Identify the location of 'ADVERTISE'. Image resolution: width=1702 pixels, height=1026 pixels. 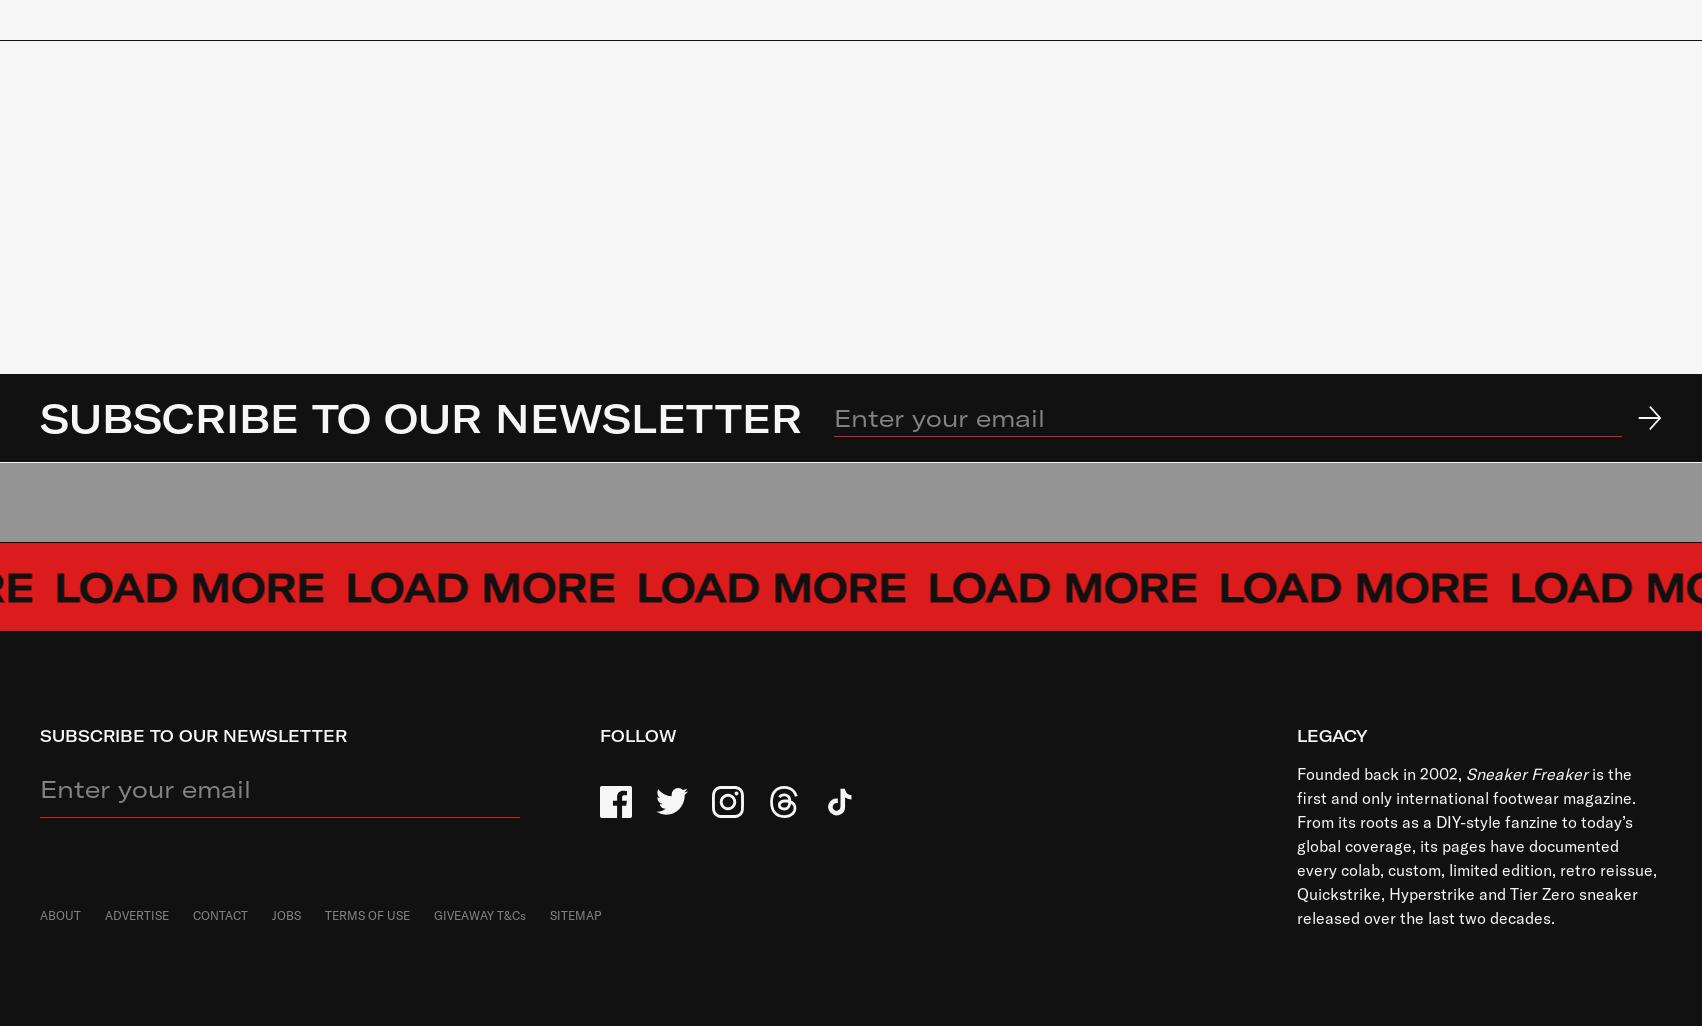
(137, 914).